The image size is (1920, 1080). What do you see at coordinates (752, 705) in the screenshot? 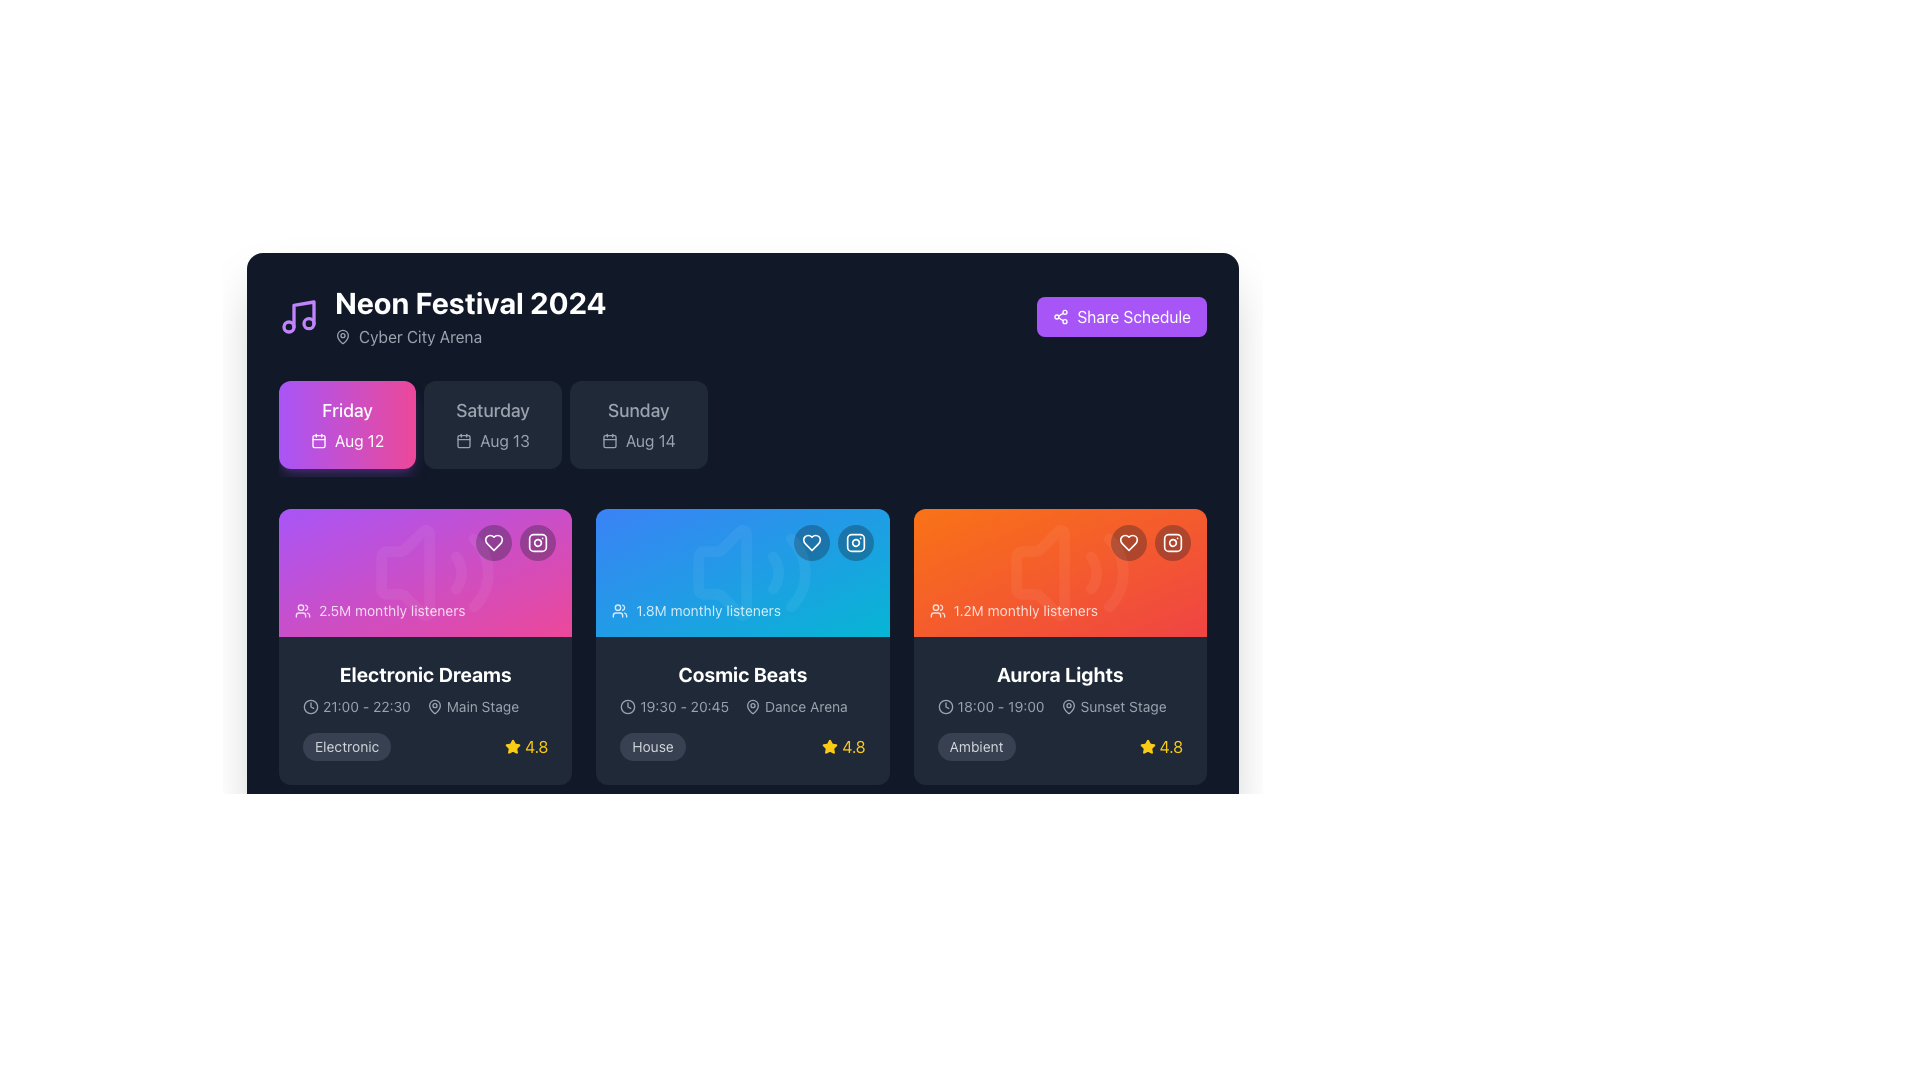
I see `the map pin icon located to the left of the 'Dance Arena' text for the 'Cosmic Beats' event` at bounding box center [752, 705].